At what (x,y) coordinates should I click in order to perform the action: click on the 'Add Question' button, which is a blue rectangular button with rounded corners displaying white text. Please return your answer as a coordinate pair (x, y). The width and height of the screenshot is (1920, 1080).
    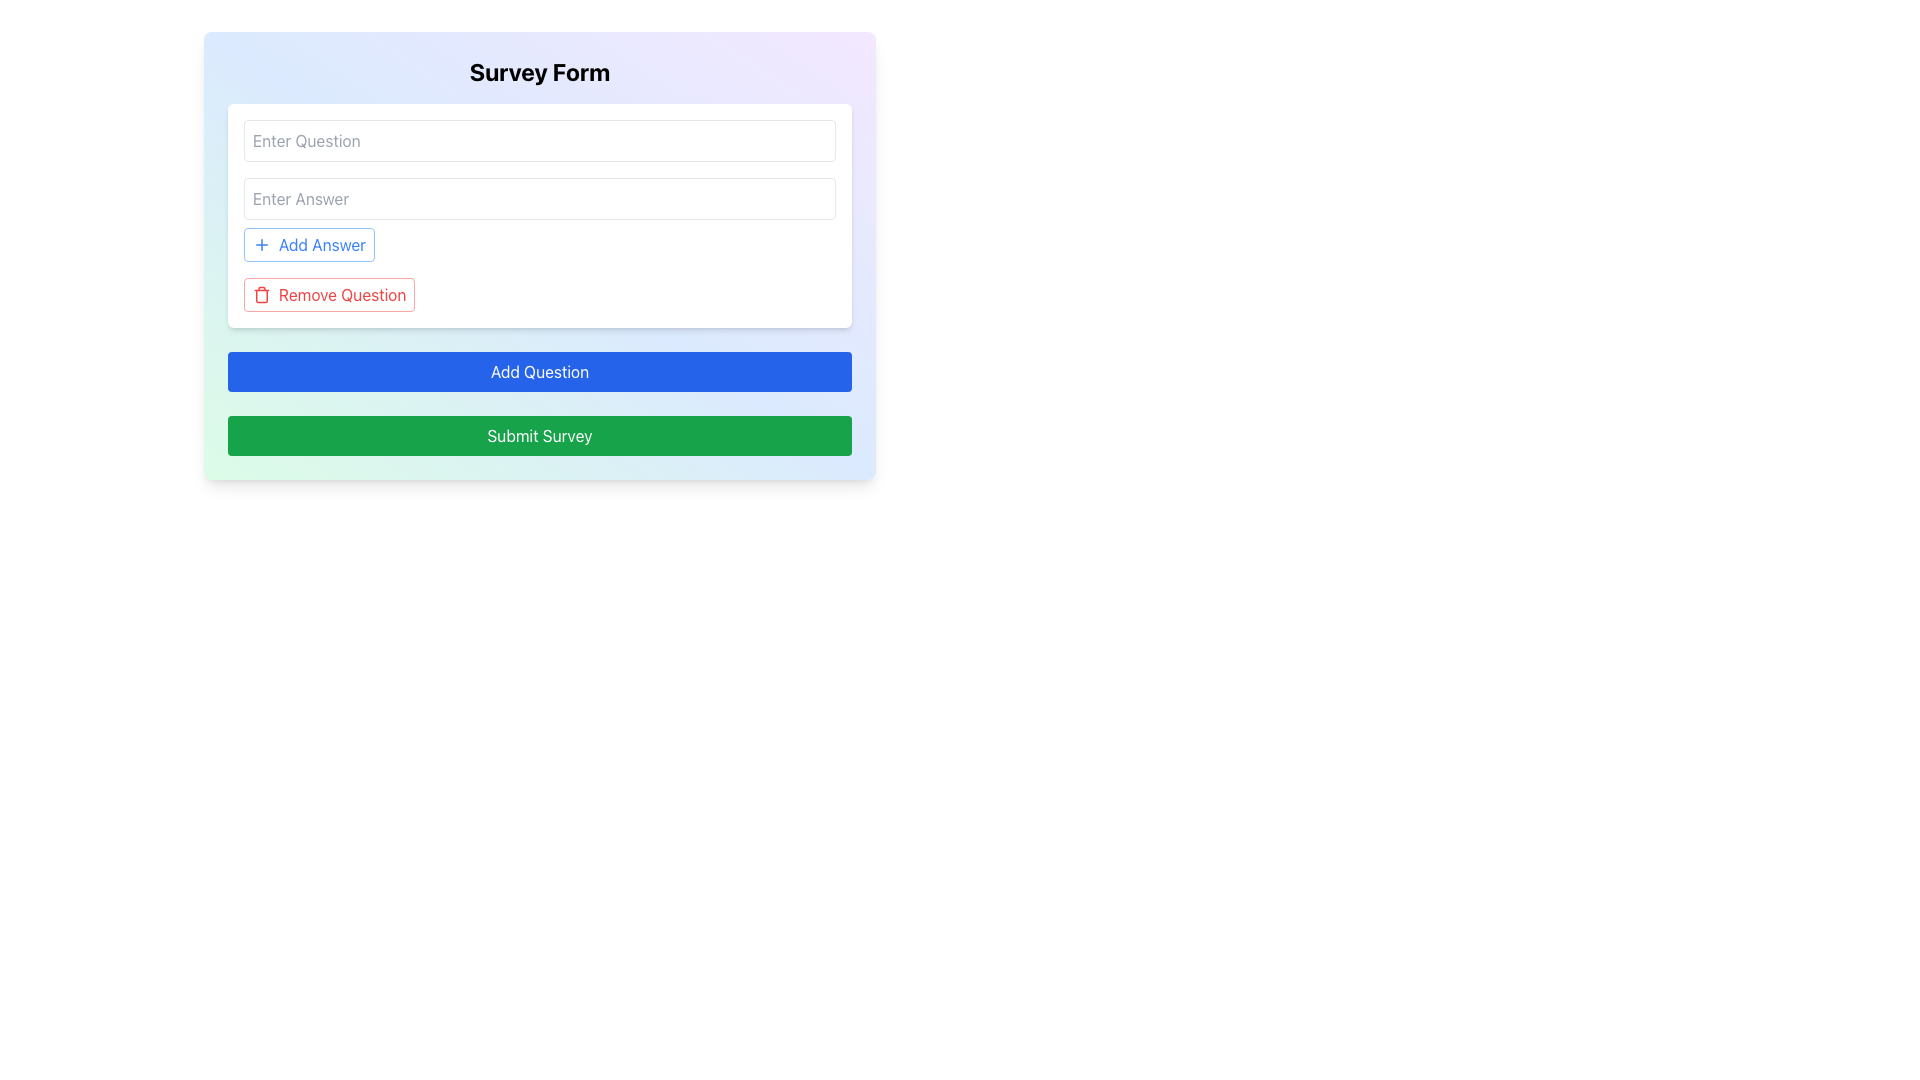
    Looking at the image, I should click on (539, 371).